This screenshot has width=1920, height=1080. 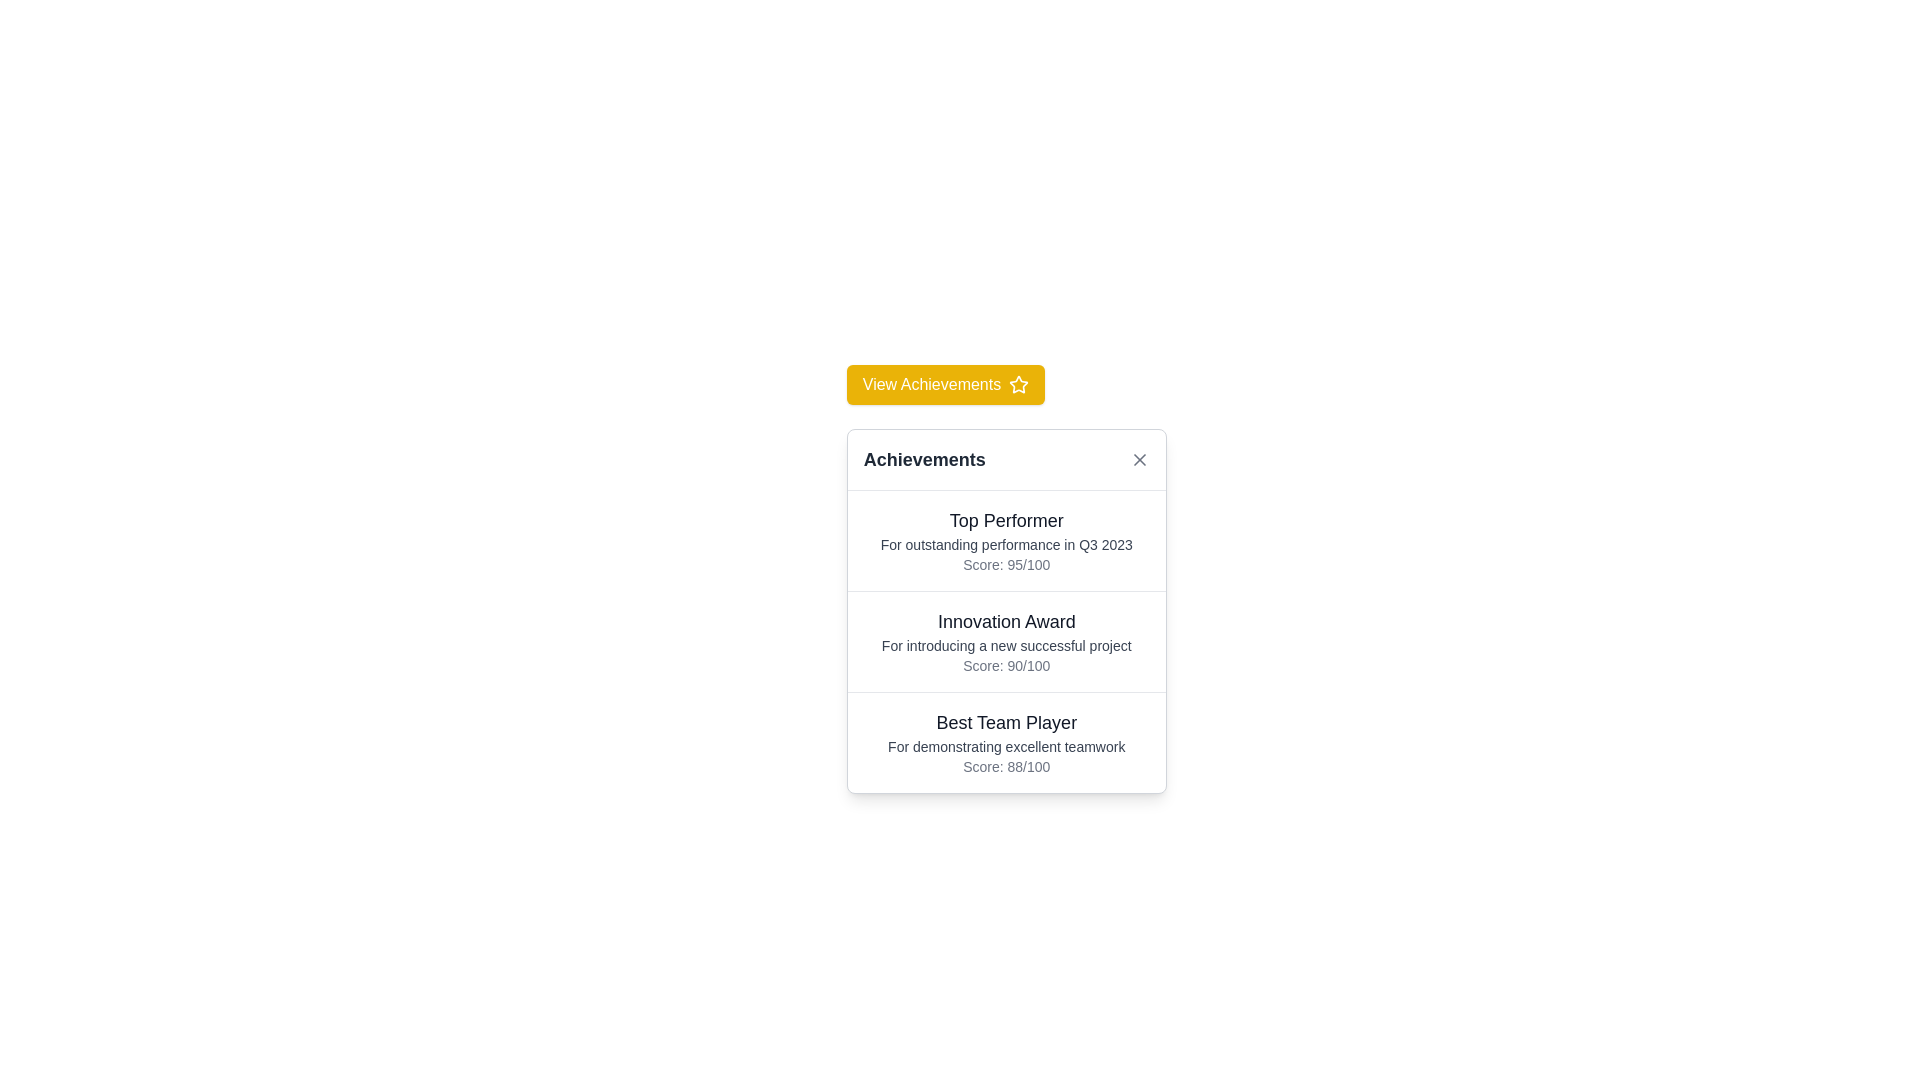 I want to click on the 'Achievements' section header text label, which is centrally located at the top of a card-like layout with a white background, so click(x=923, y=459).